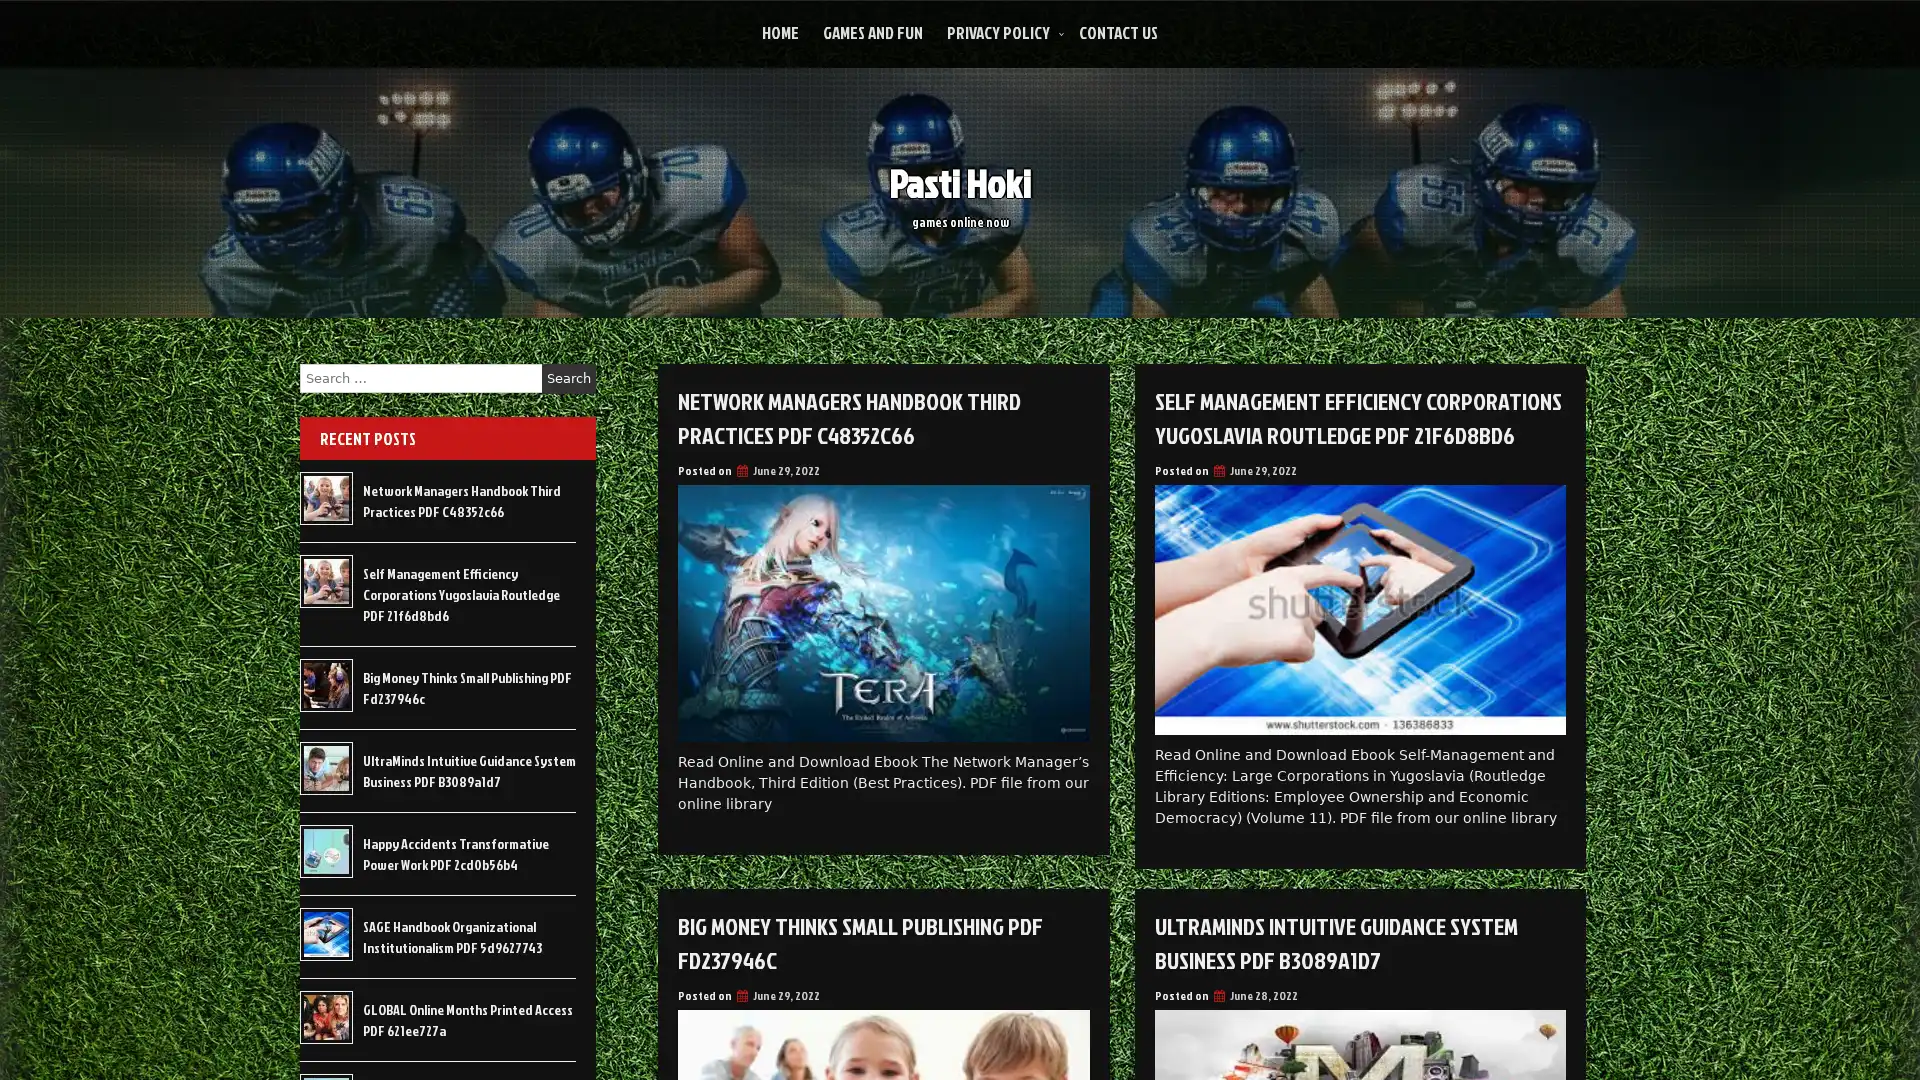 The height and width of the screenshot is (1080, 1920). I want to click on Search, so click(568, 378).